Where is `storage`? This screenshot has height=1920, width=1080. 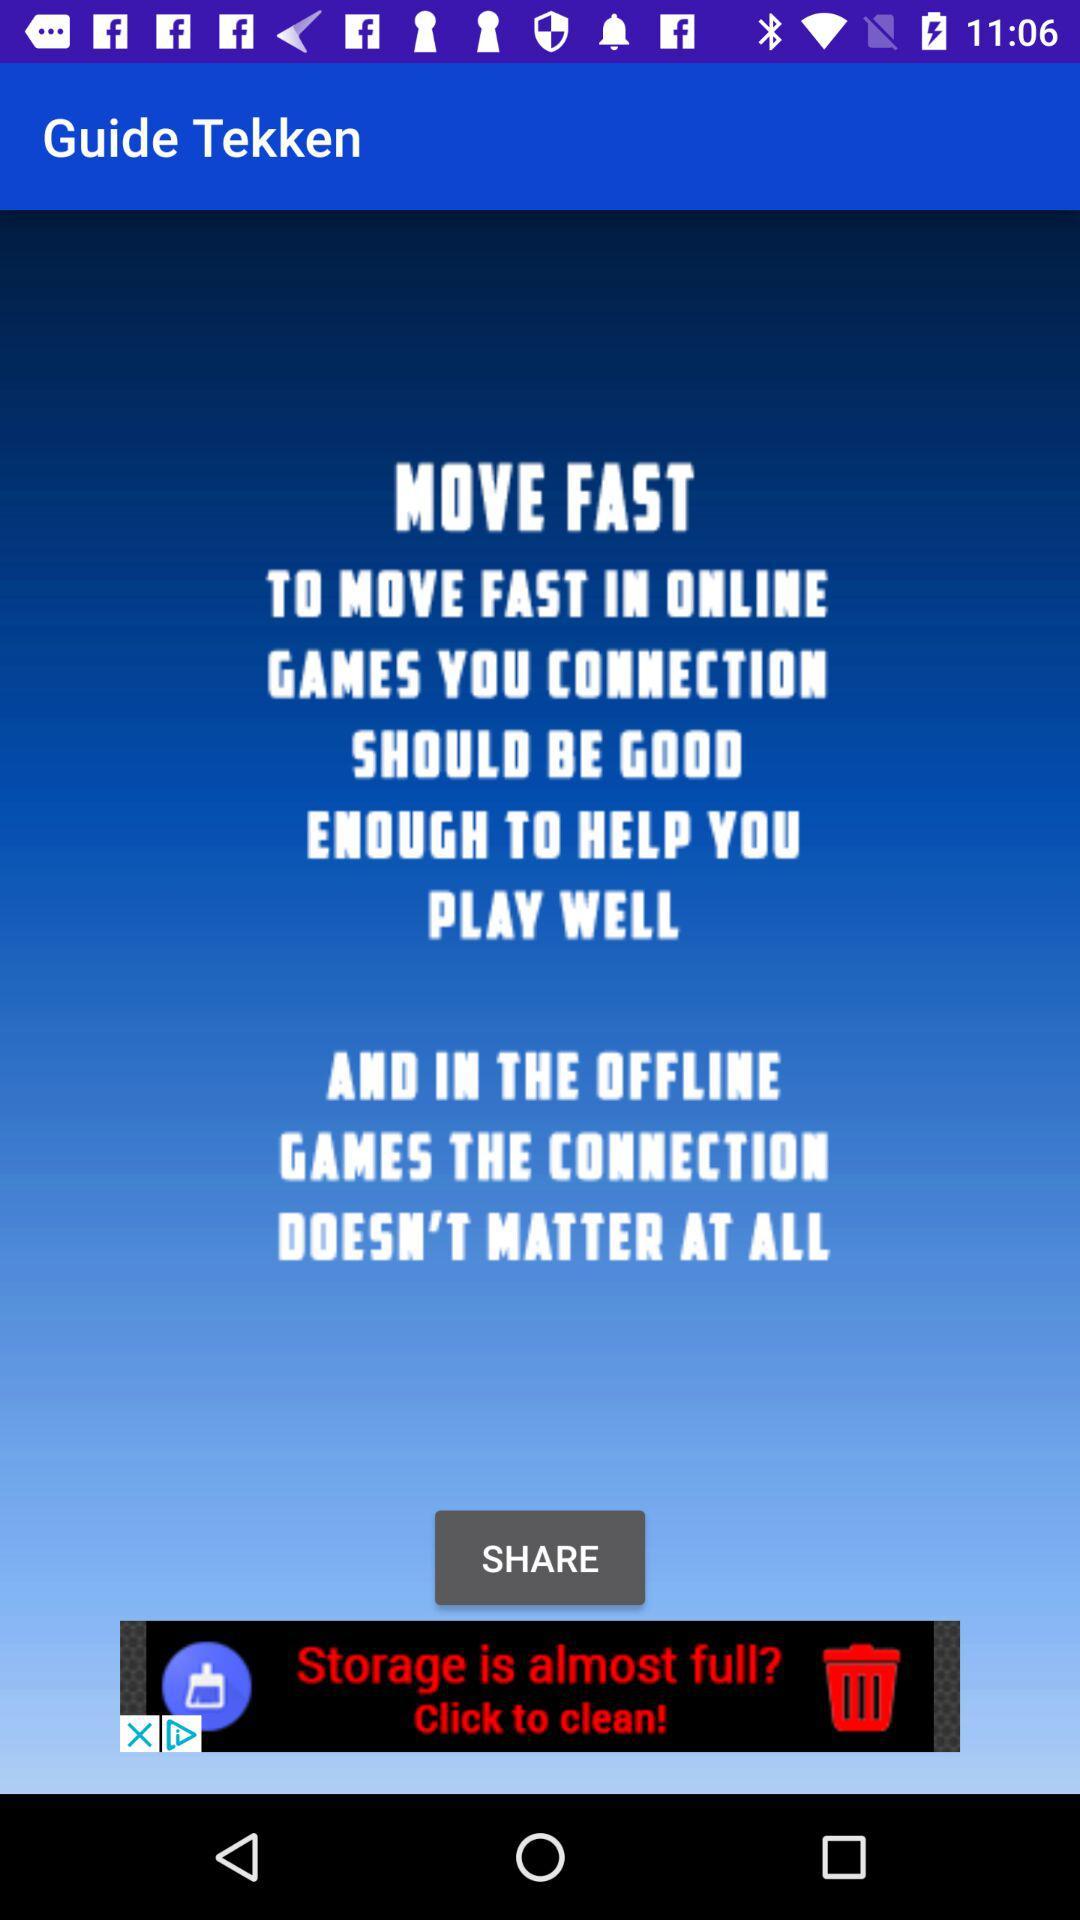
storage is located at coordinates (540, 1685).